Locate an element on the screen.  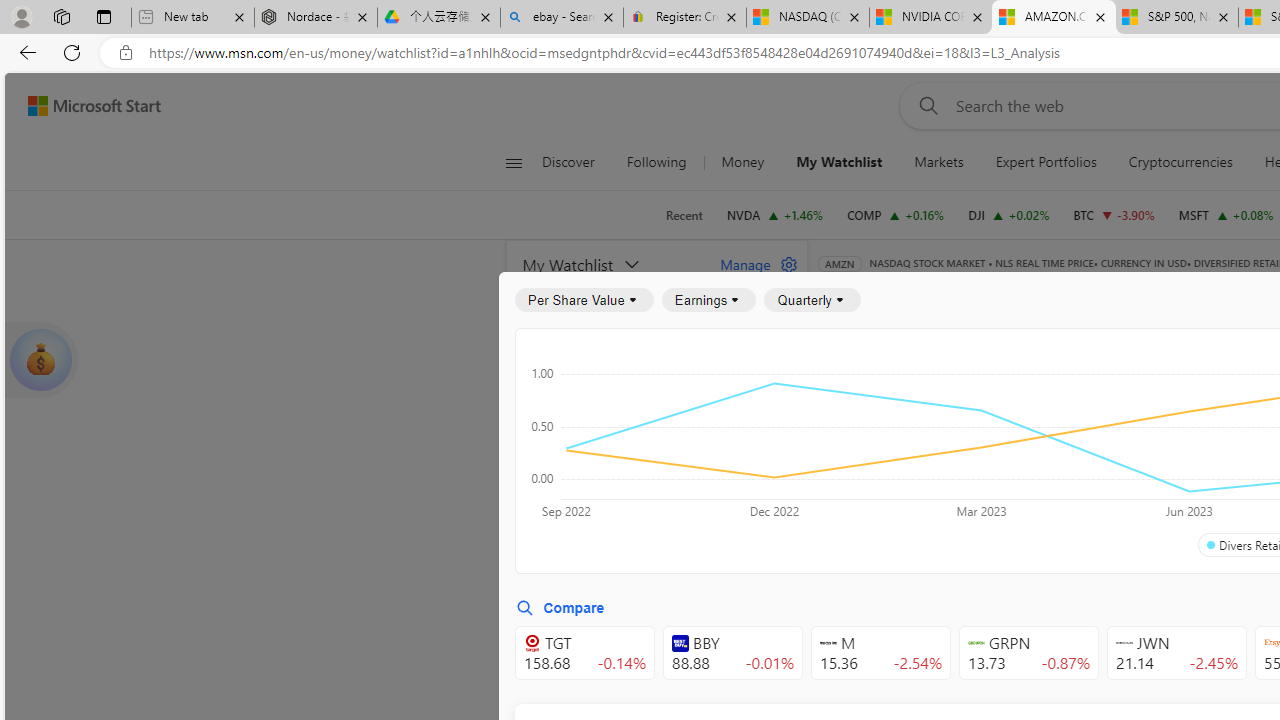
'Quarterly' is located at coordinates (812, 300).